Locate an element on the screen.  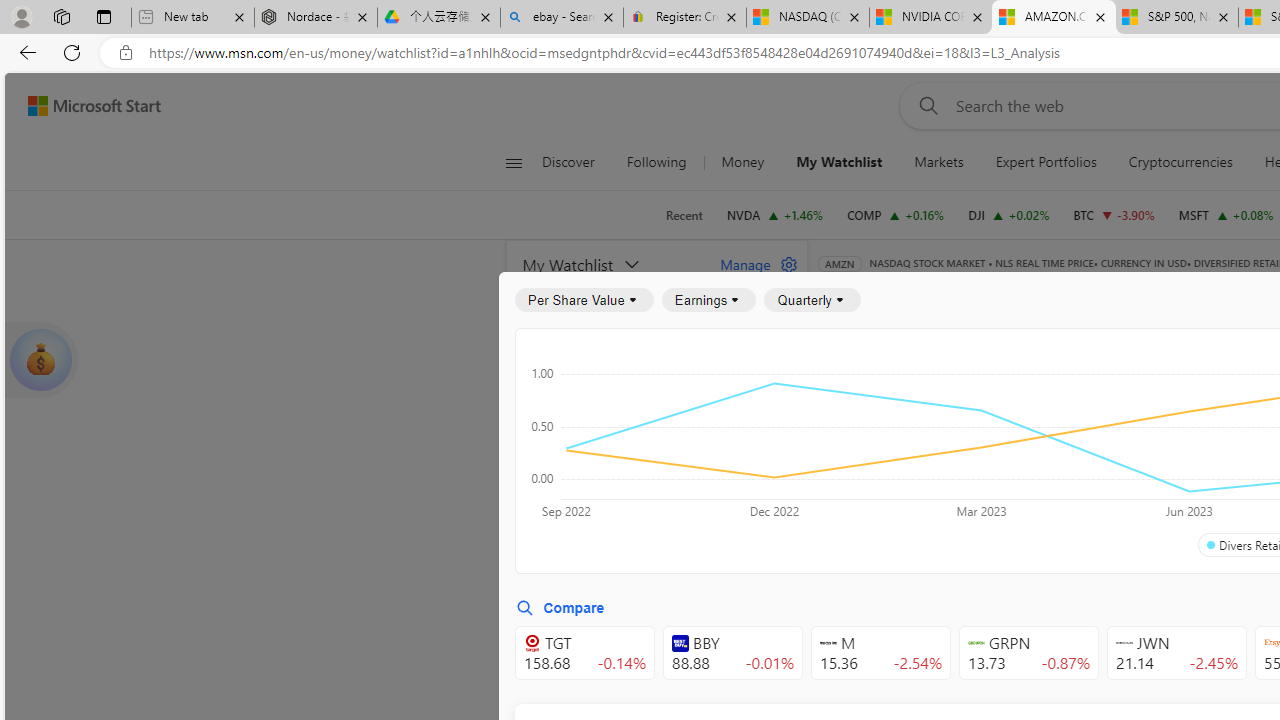
'Quarterly' is located at coordinates (812, 300).